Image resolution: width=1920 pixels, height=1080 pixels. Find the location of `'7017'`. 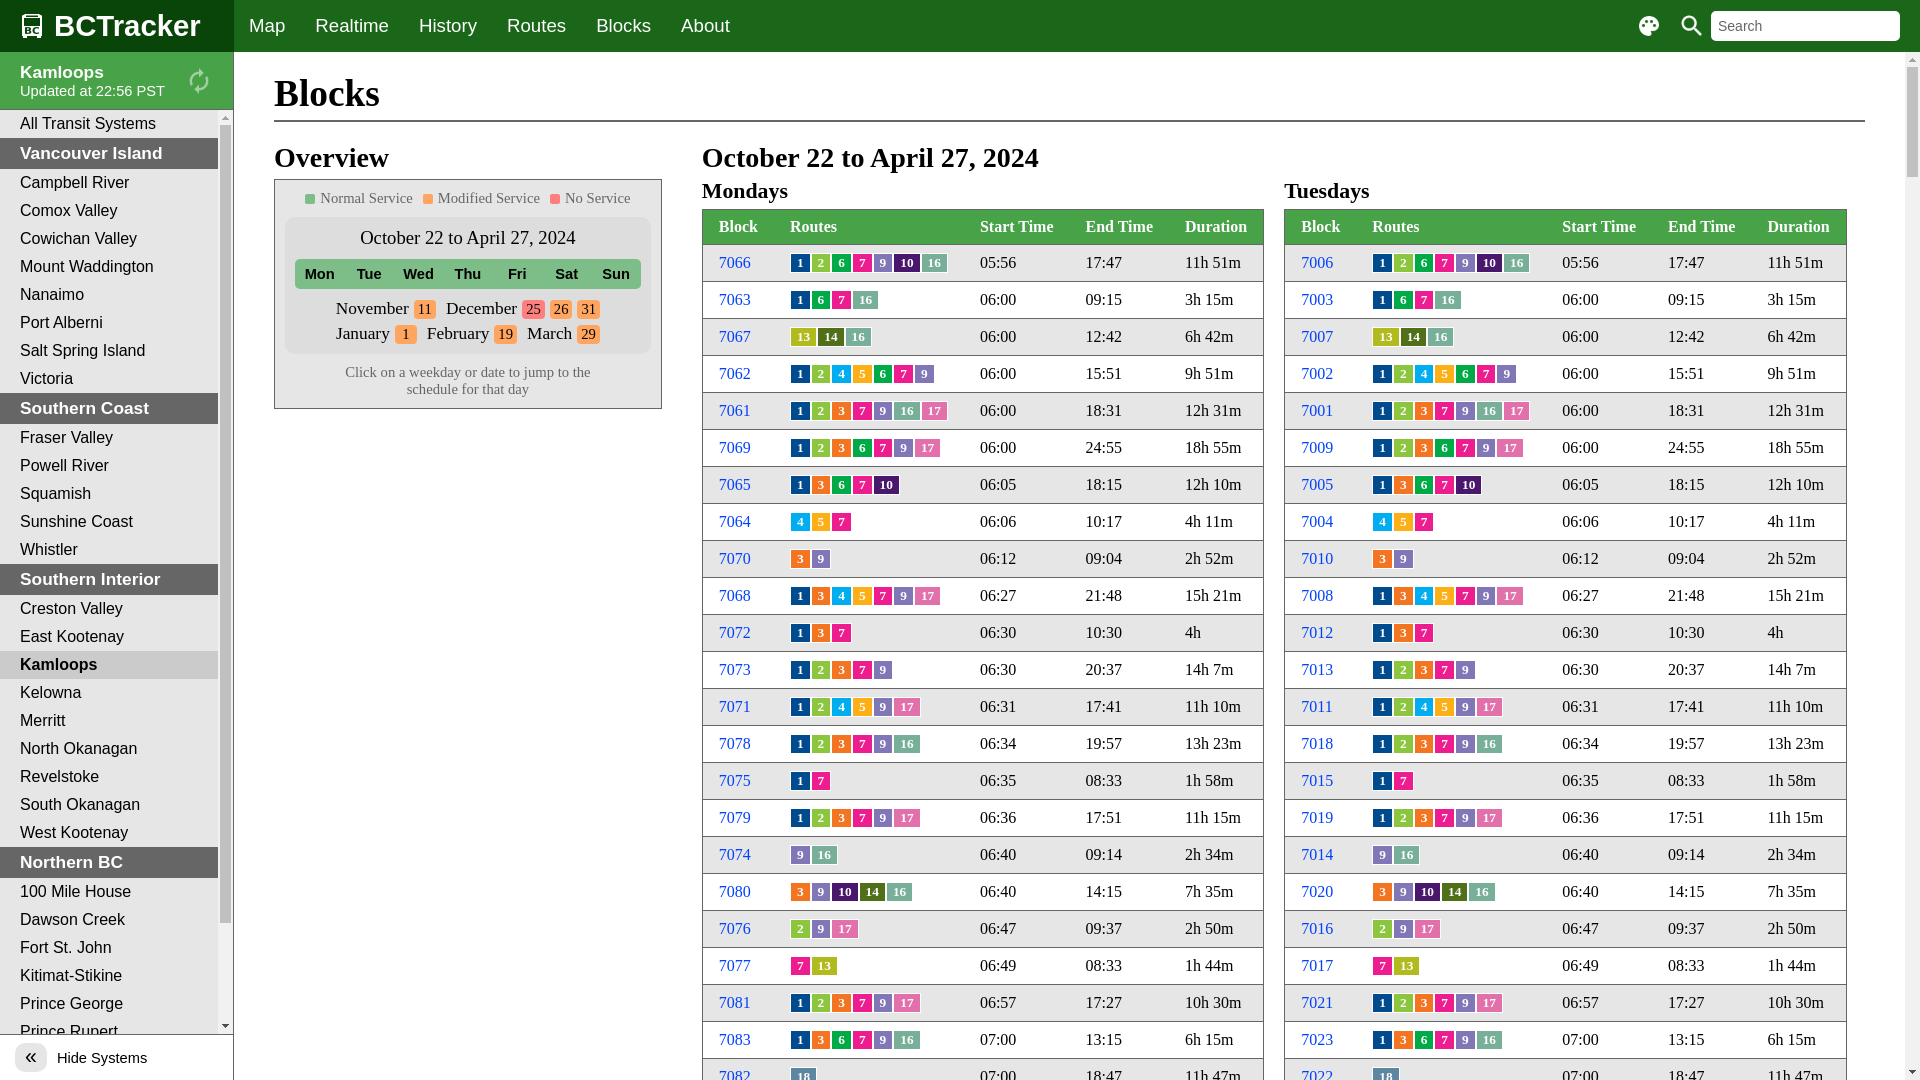

'7017' is located at coordinates (1300, 964).